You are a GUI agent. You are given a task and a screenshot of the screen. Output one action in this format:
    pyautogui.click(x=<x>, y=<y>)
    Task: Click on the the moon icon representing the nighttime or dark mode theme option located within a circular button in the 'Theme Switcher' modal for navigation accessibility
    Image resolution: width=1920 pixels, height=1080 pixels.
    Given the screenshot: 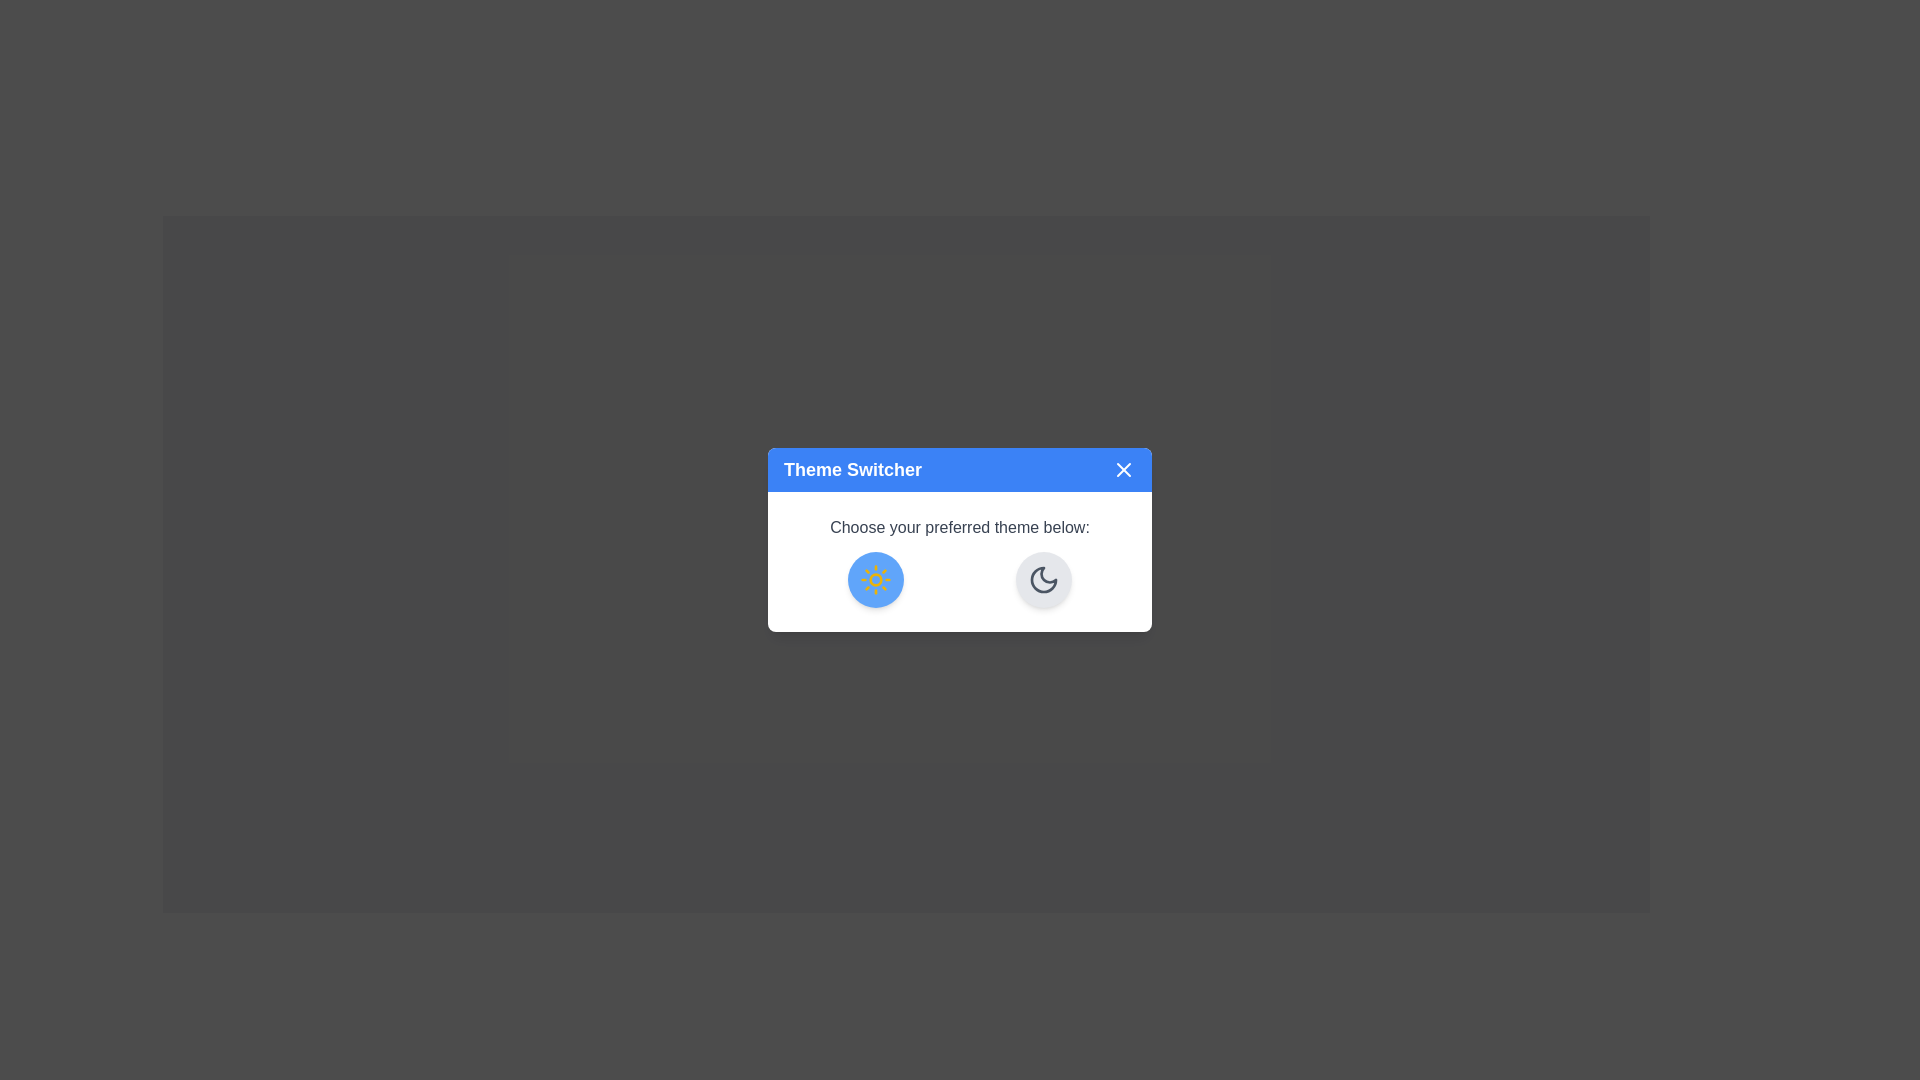 What is the action you would take?
    pyautogui.click(x=1042, y=579)
    